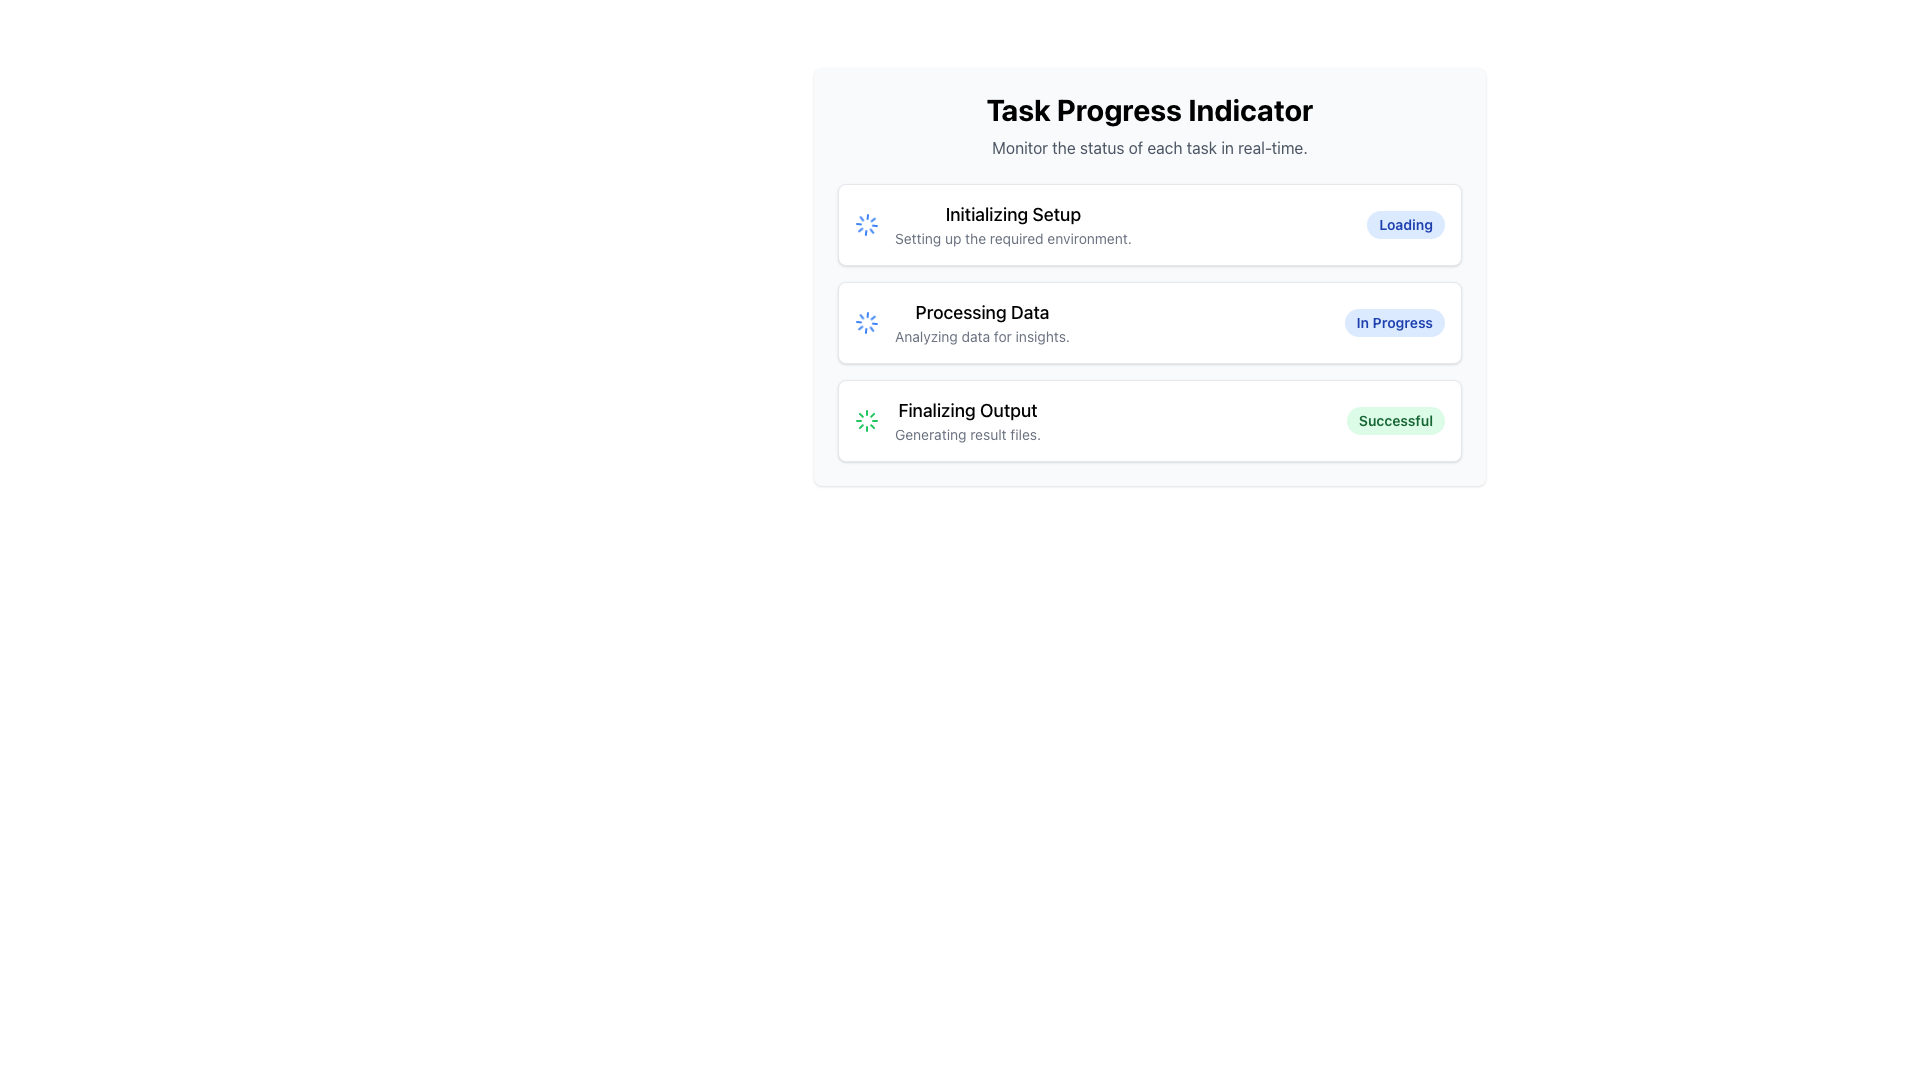  Describe the element at coordinates (1394, 419) in the screenshot. I see `the Status Indicator Badge displaying 'Successful' which is light green in color, located on the right side of the third row of the task progress list` at that location.